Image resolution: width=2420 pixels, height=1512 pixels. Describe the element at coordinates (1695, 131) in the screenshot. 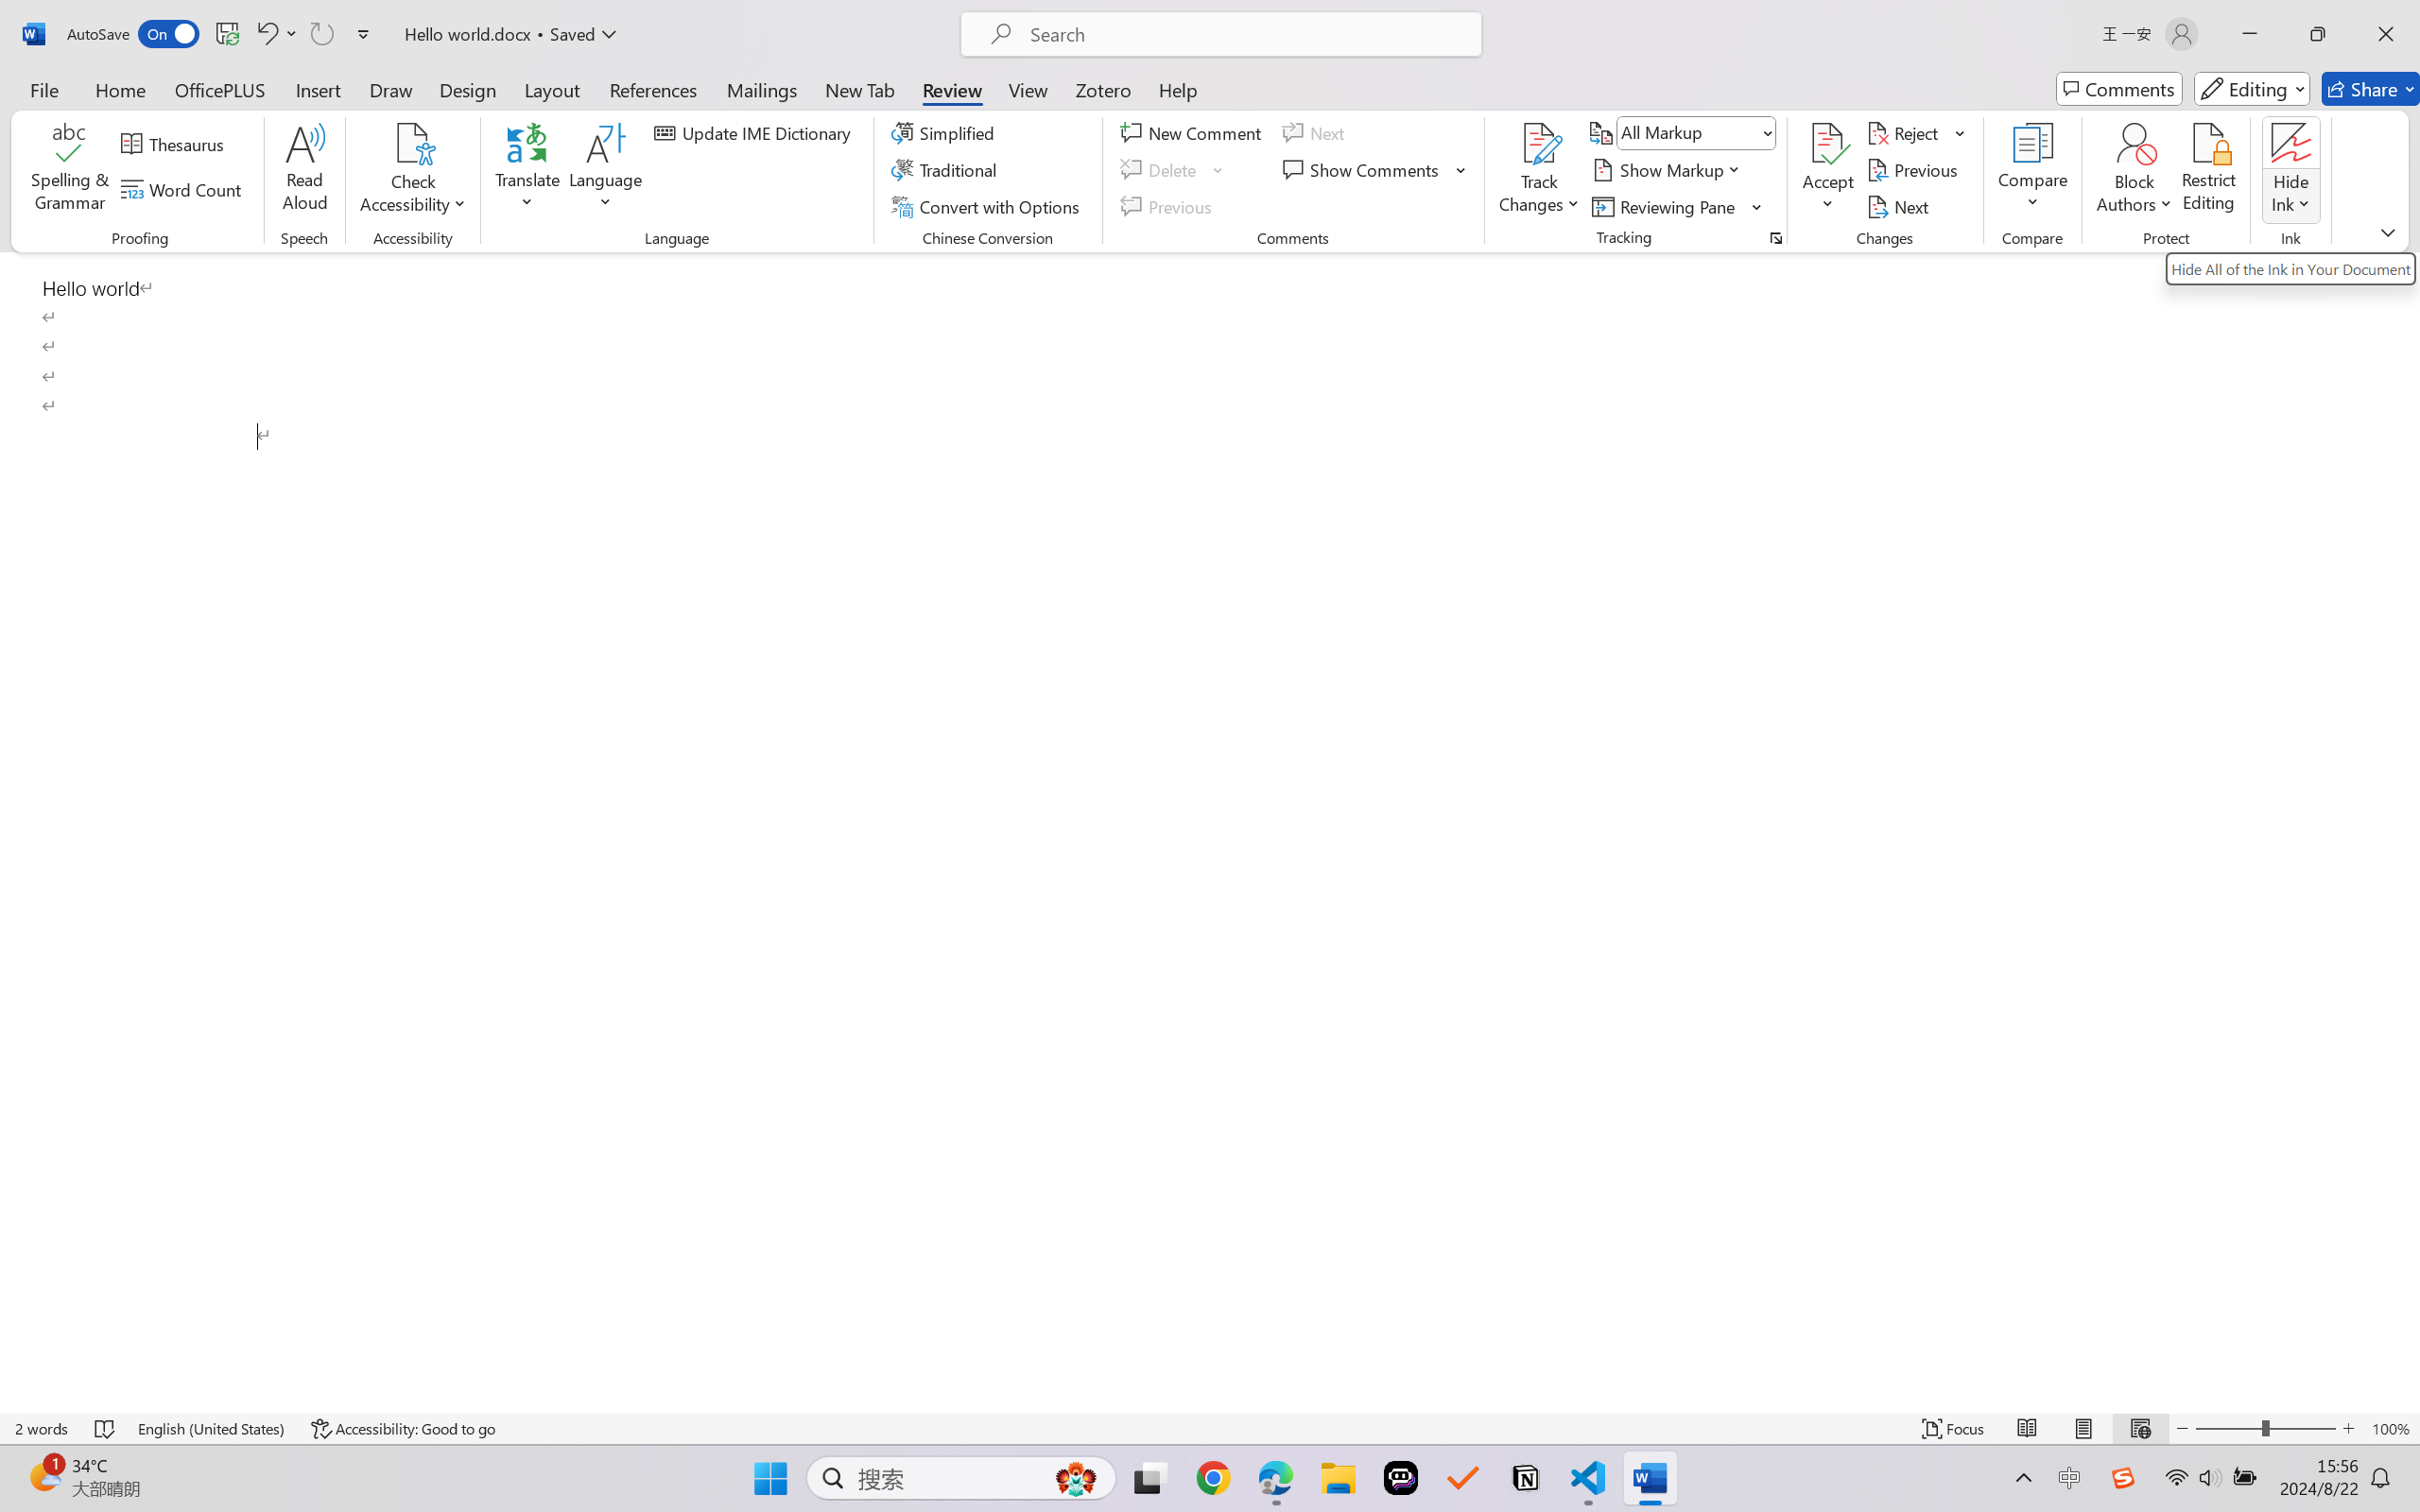

I see `'Display for Review'` at that location.